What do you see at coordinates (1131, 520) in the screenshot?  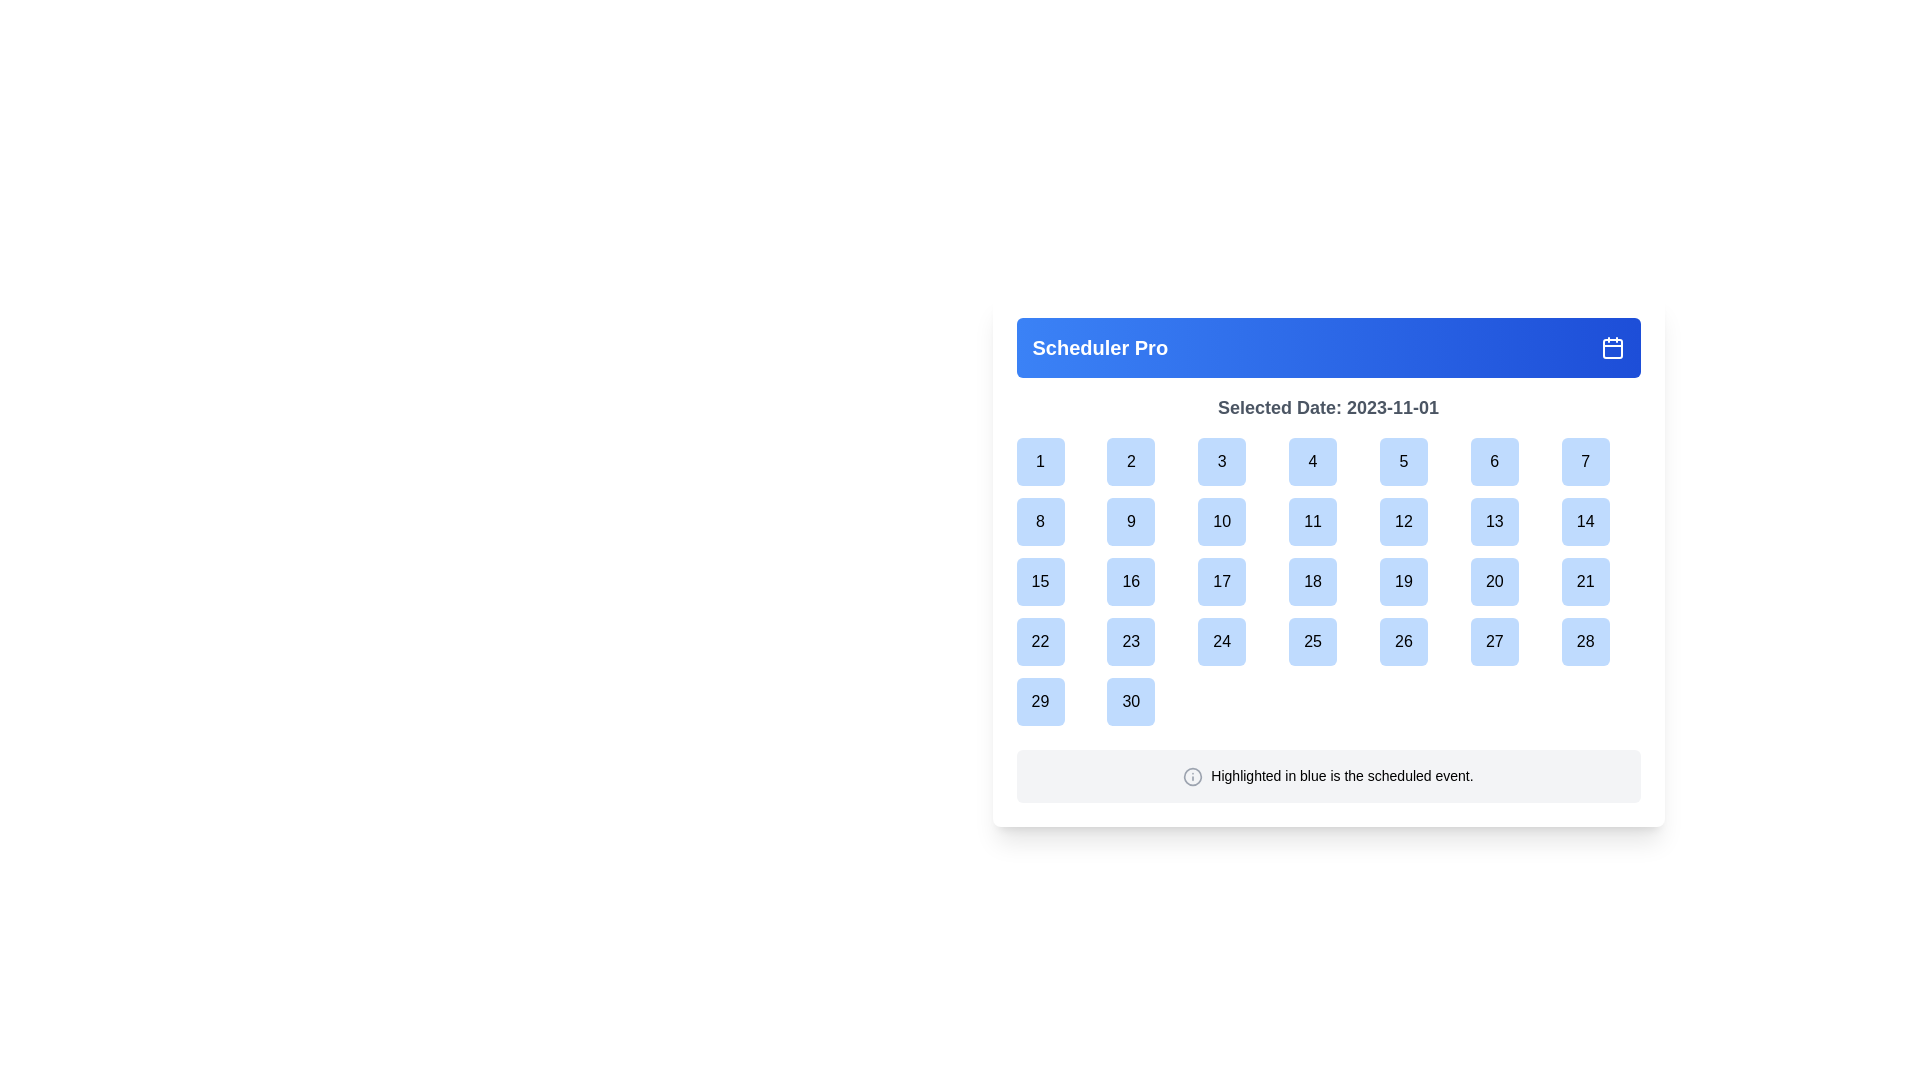 I see `the ninth date button in the calendar interface` at bounding box center [1131, 520].